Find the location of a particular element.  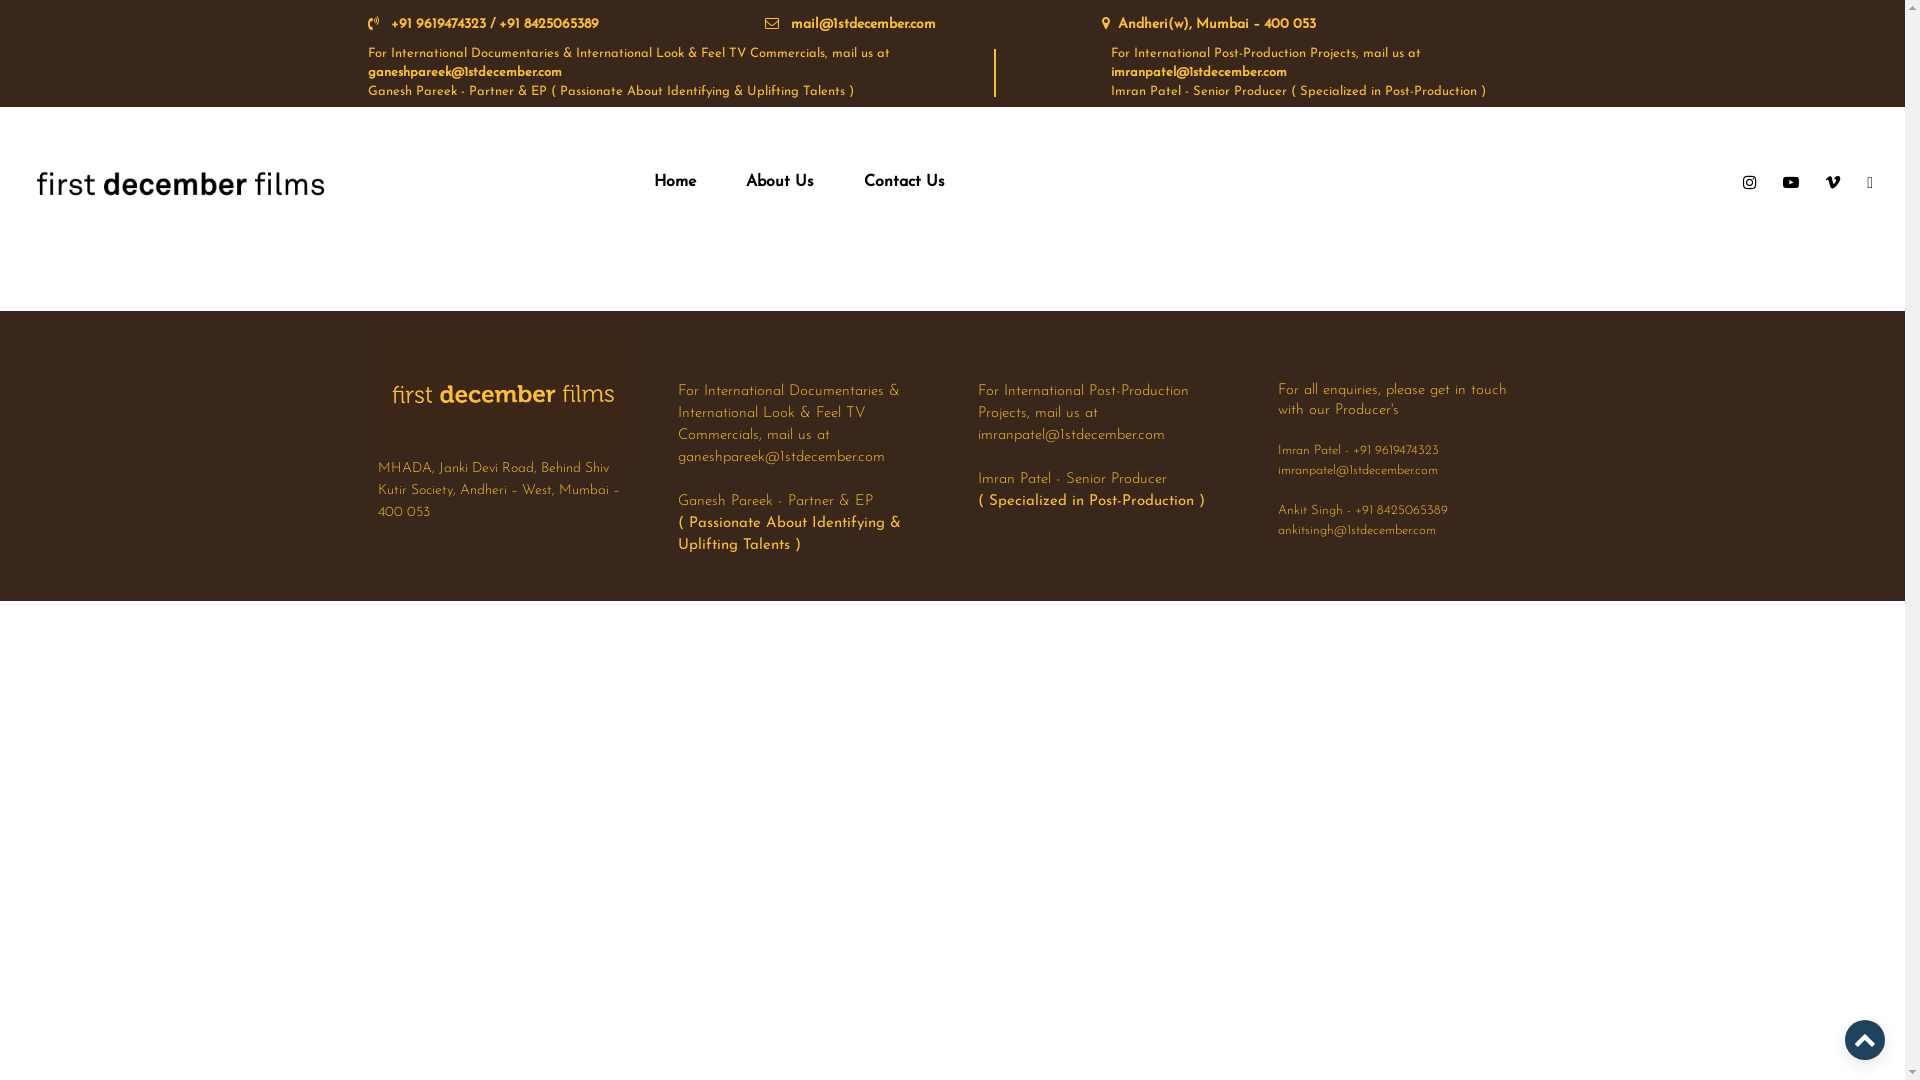

'mail@1stdecember.com' is located at coordinates (913, 24).